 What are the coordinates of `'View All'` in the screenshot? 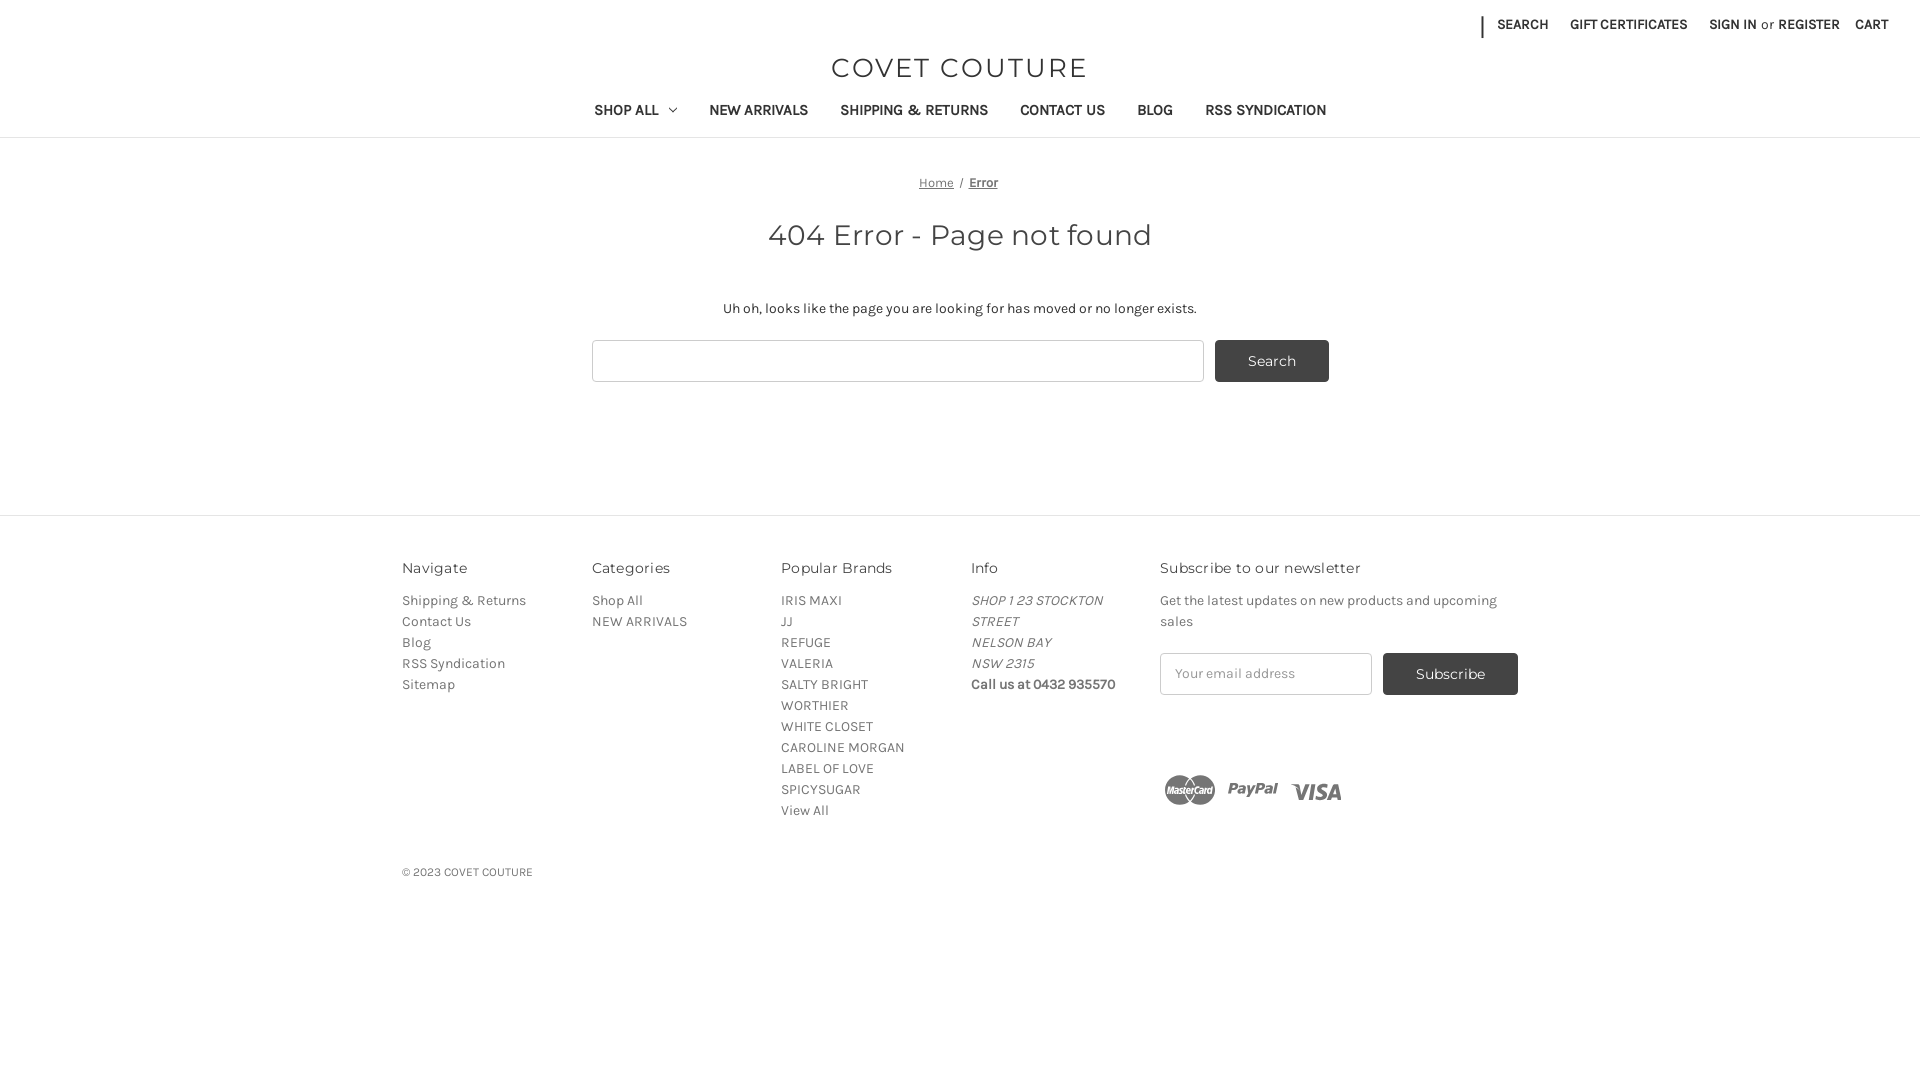 It's located at (805, 810).